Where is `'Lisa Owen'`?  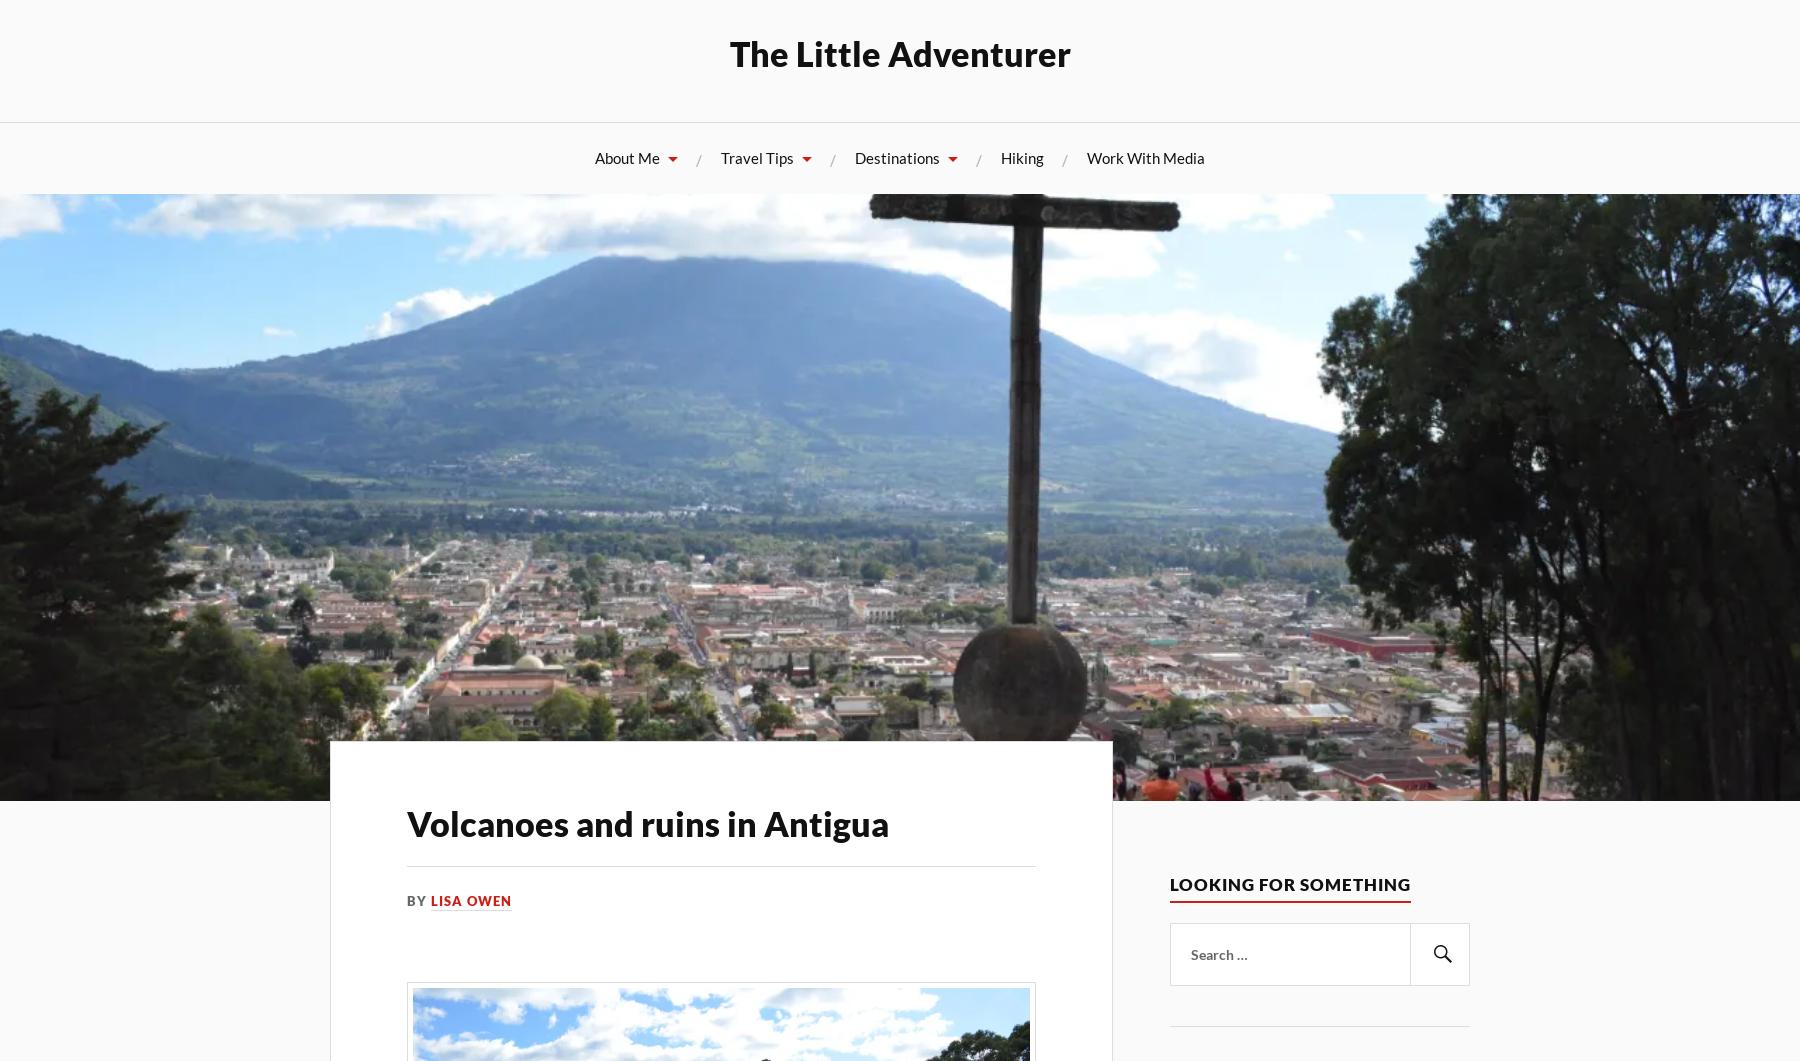
'Lisa Owen' is located at coordinates (470, 900).